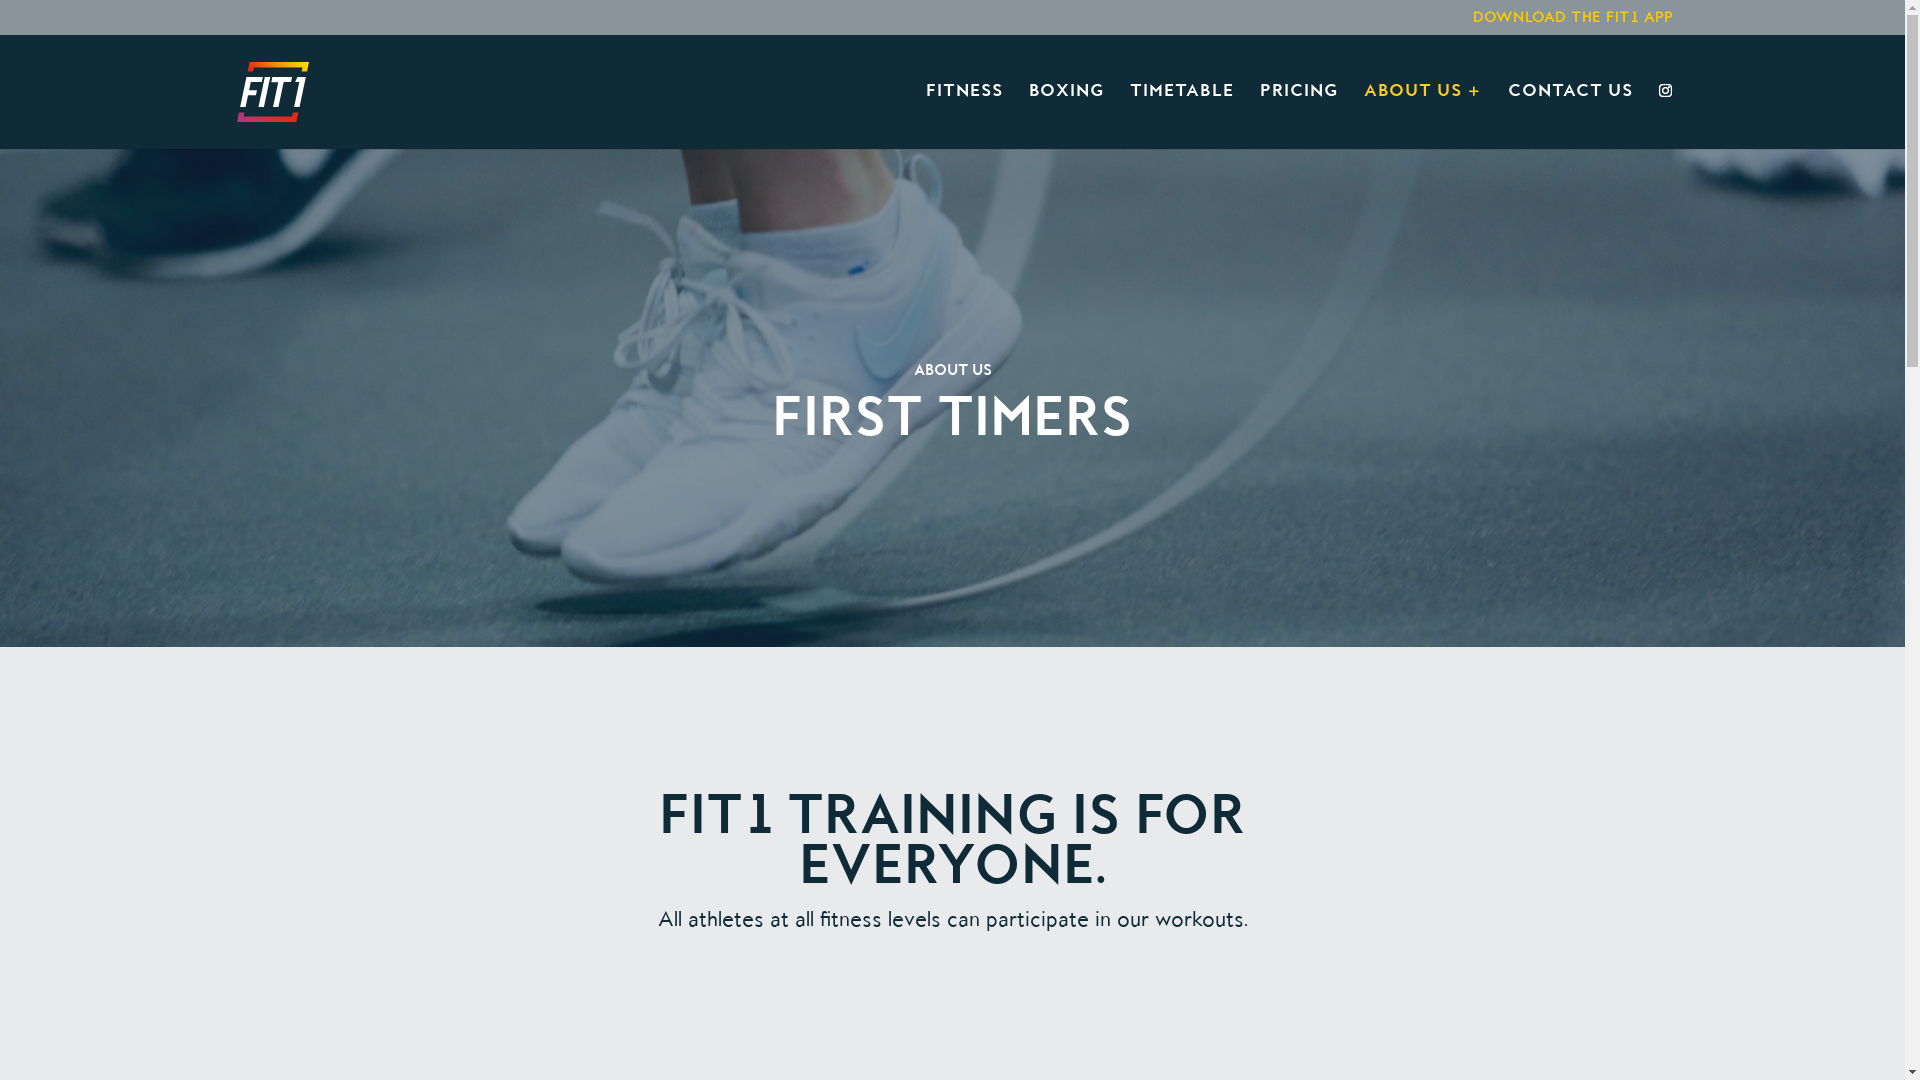 The image size is (1920, 1080). What do you see at coordinates (1571, 23) in the screenshot?
I see `'DOWNLOAD THE FIT1 APP'` at bounding box center [1571, 23].